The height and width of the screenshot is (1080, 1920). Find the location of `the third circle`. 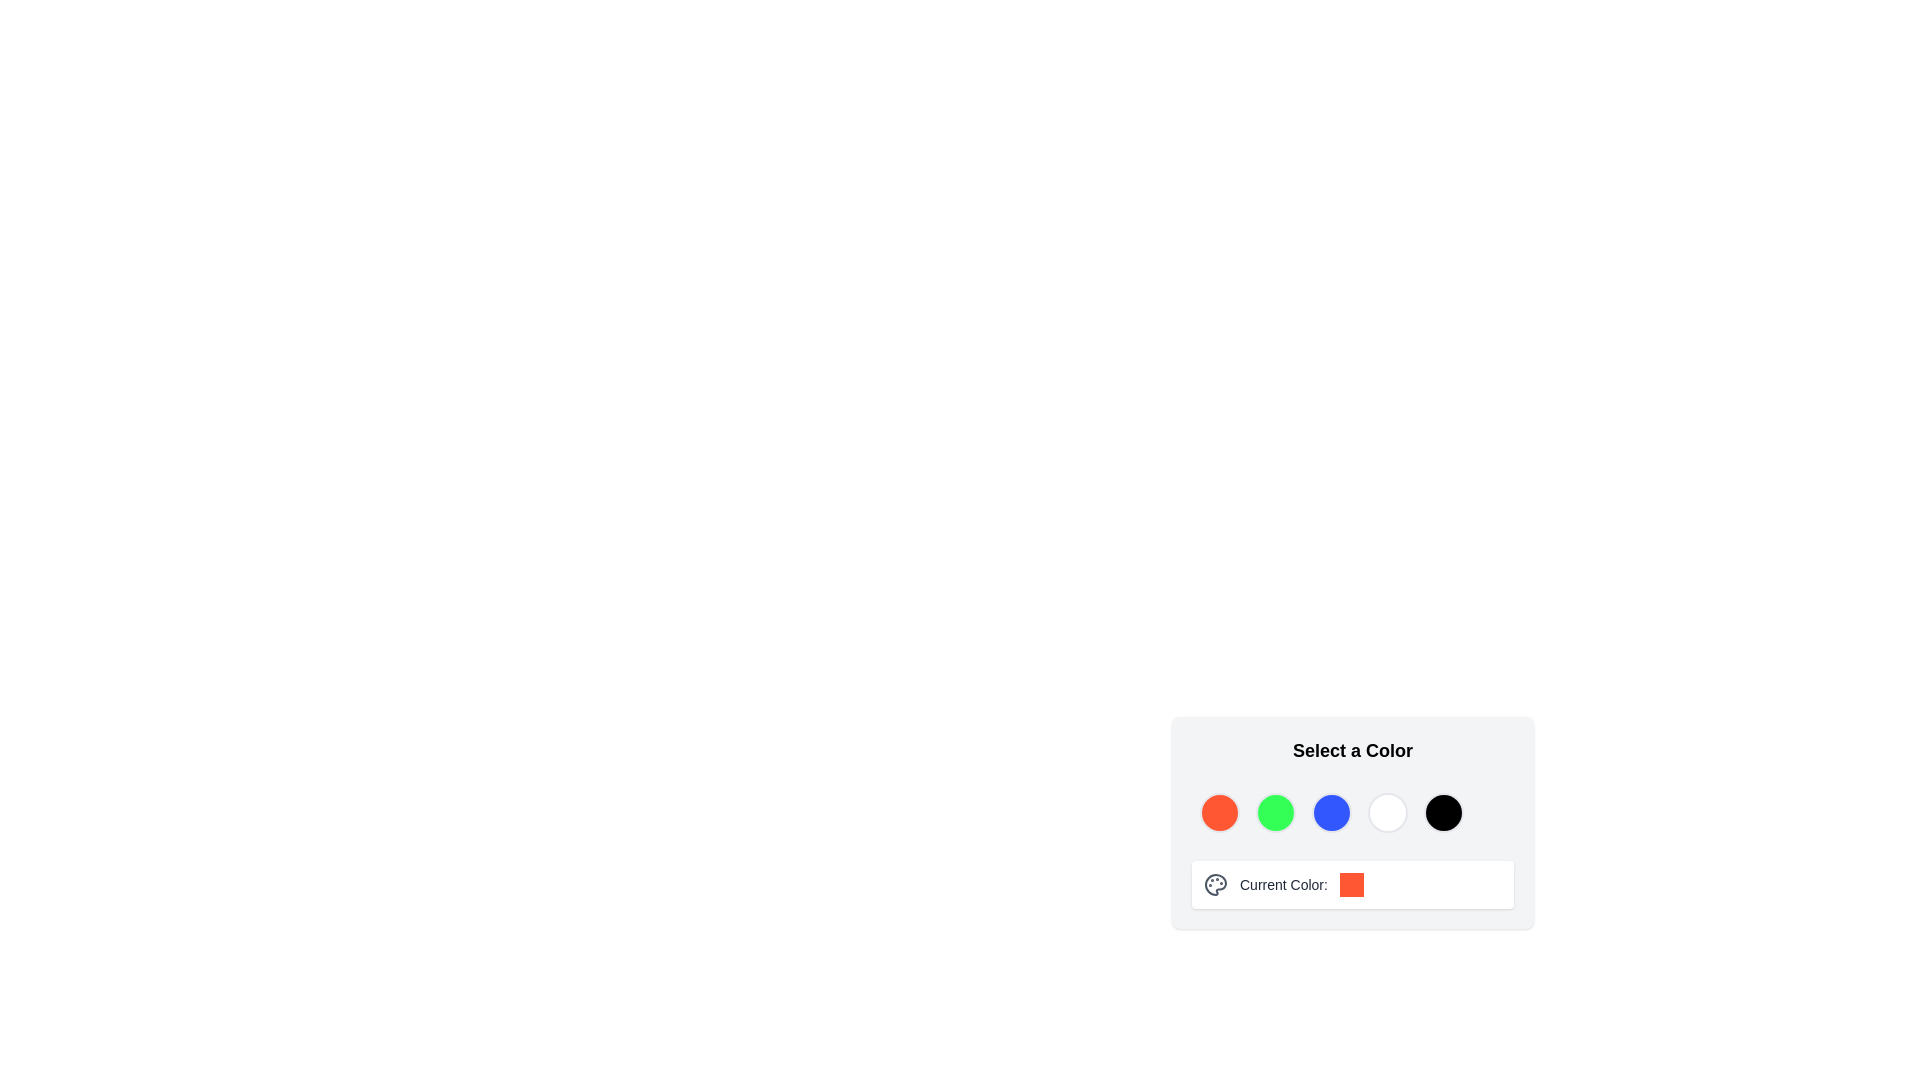

the third circle is located at coordinates (1331, 813).